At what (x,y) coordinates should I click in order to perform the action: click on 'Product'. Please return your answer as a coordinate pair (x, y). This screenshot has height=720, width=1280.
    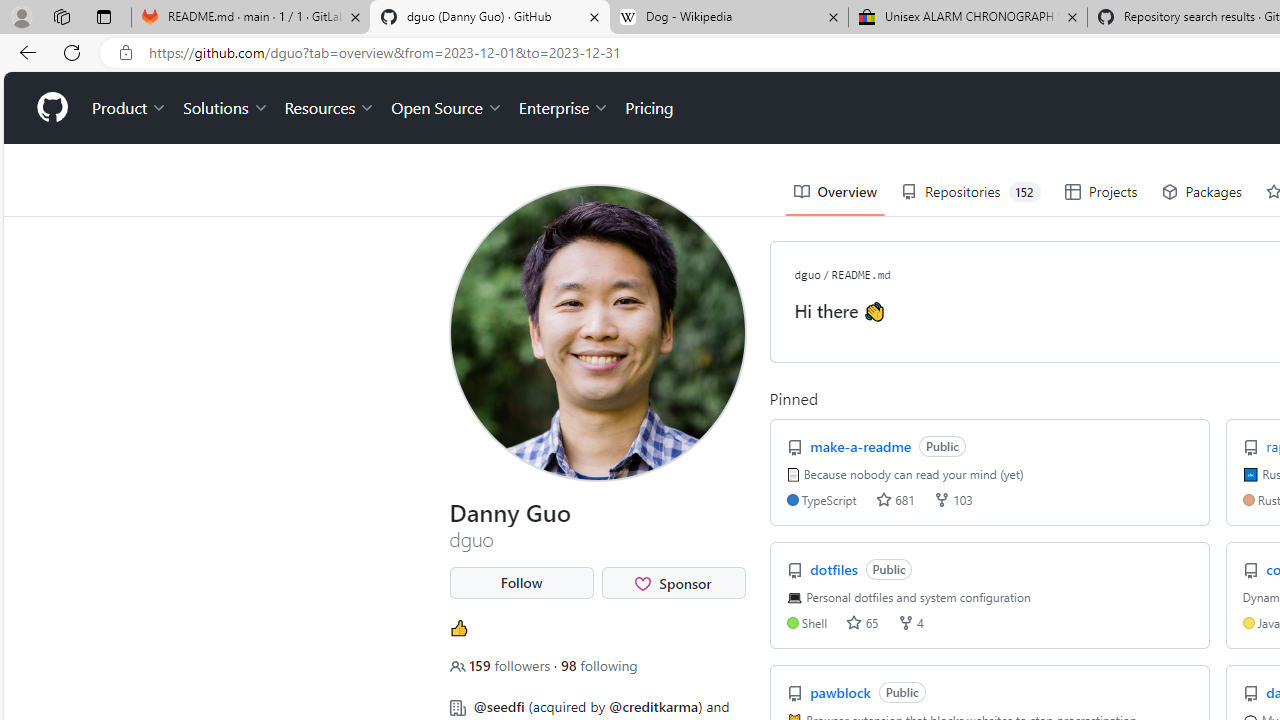
    Looking at the image, I should click on (129, 108).